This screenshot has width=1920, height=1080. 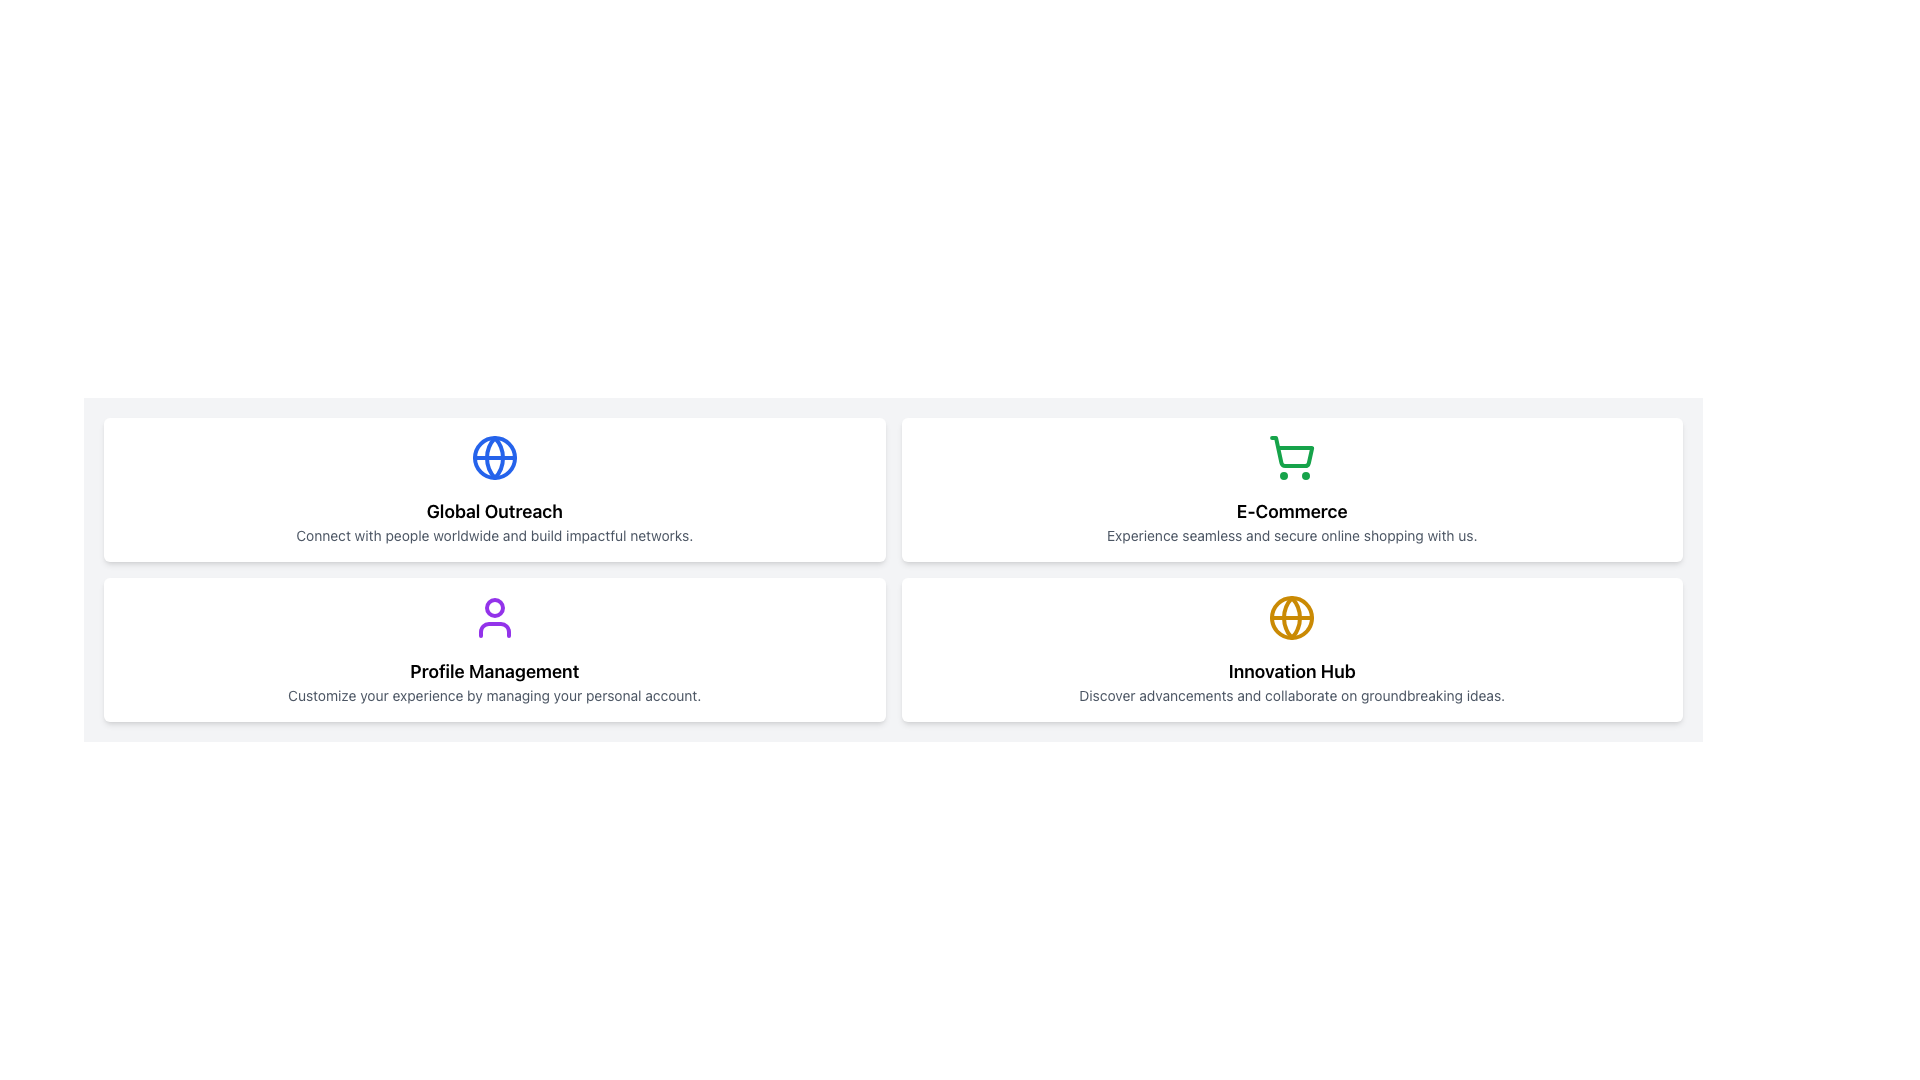 What do you see at coordinates (494, 607) in the screenshot?
I see `the circular head icon representing the user in the Profile Management section located at the bottom-left quadrant of the layout` at bounding box center [494, 607].